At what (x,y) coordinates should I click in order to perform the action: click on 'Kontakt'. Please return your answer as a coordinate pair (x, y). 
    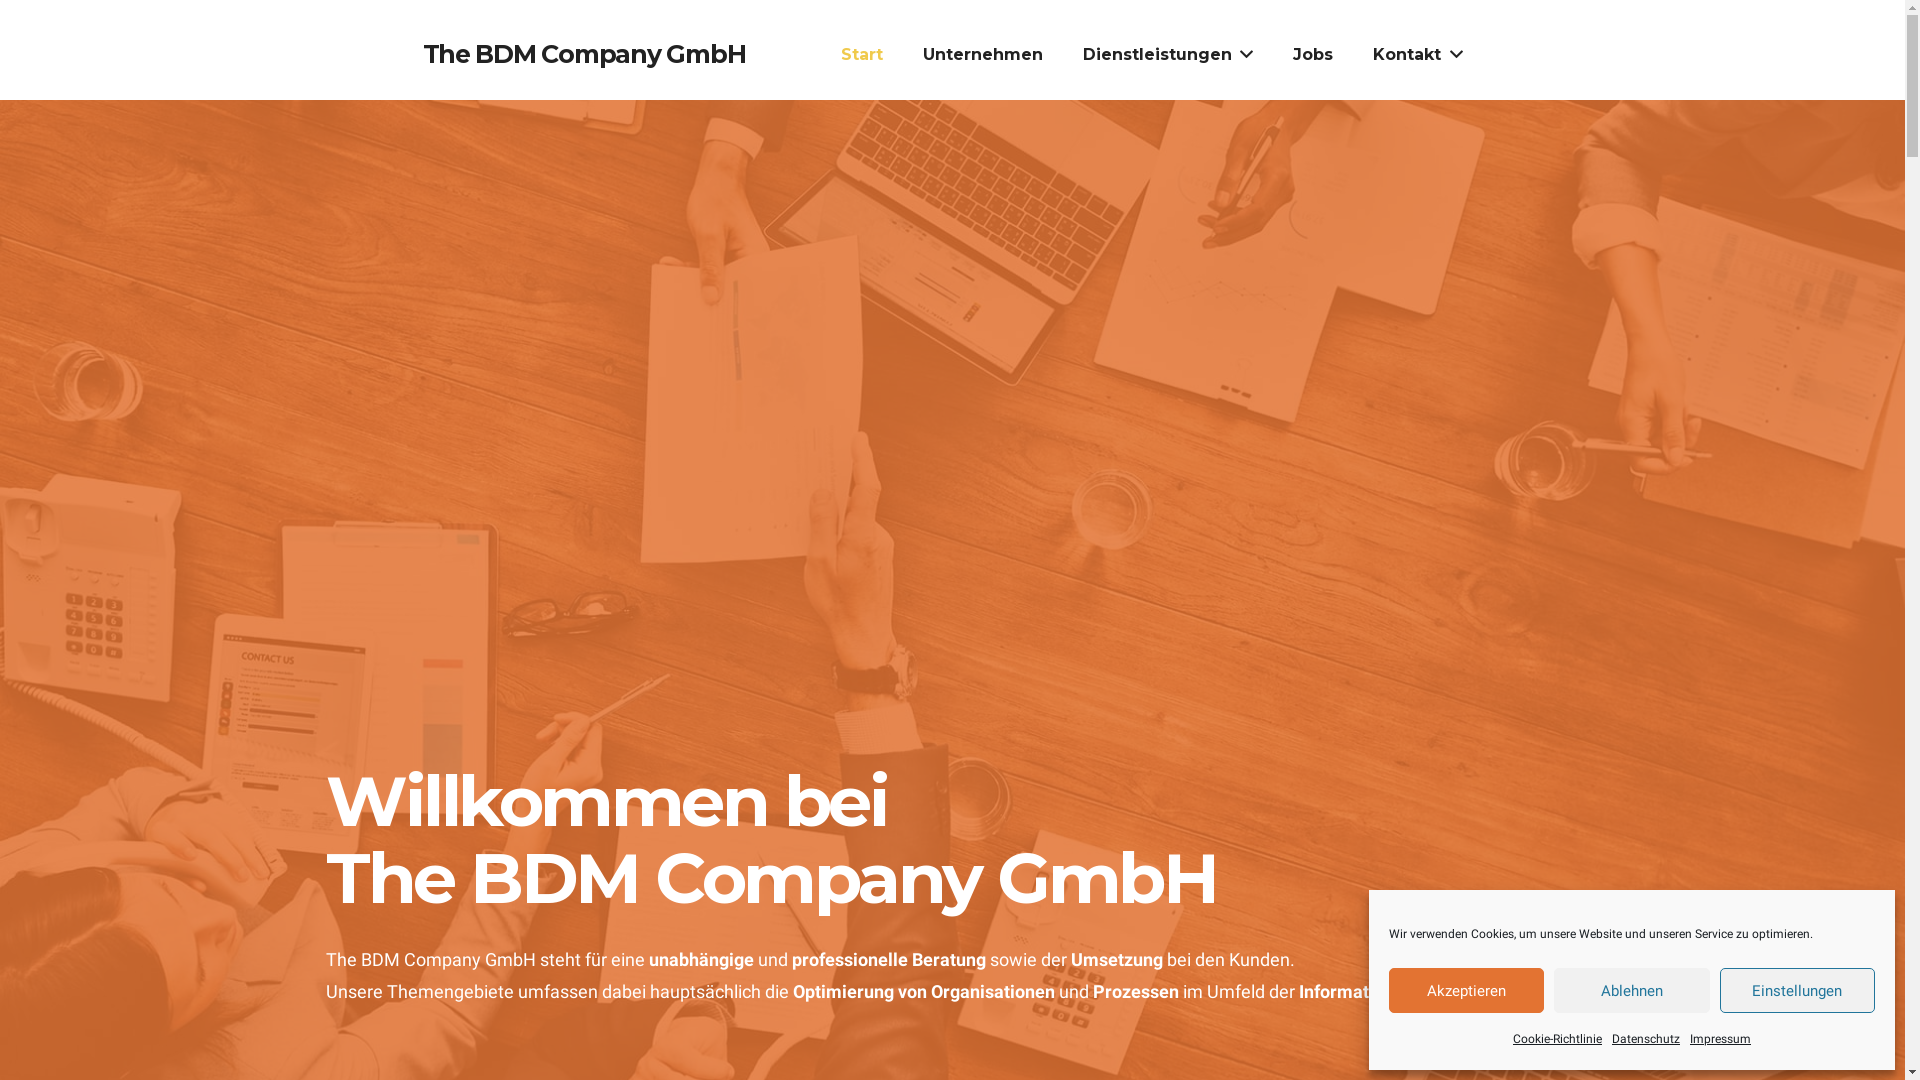
    Looking at the image, I should click on (1416, 53).